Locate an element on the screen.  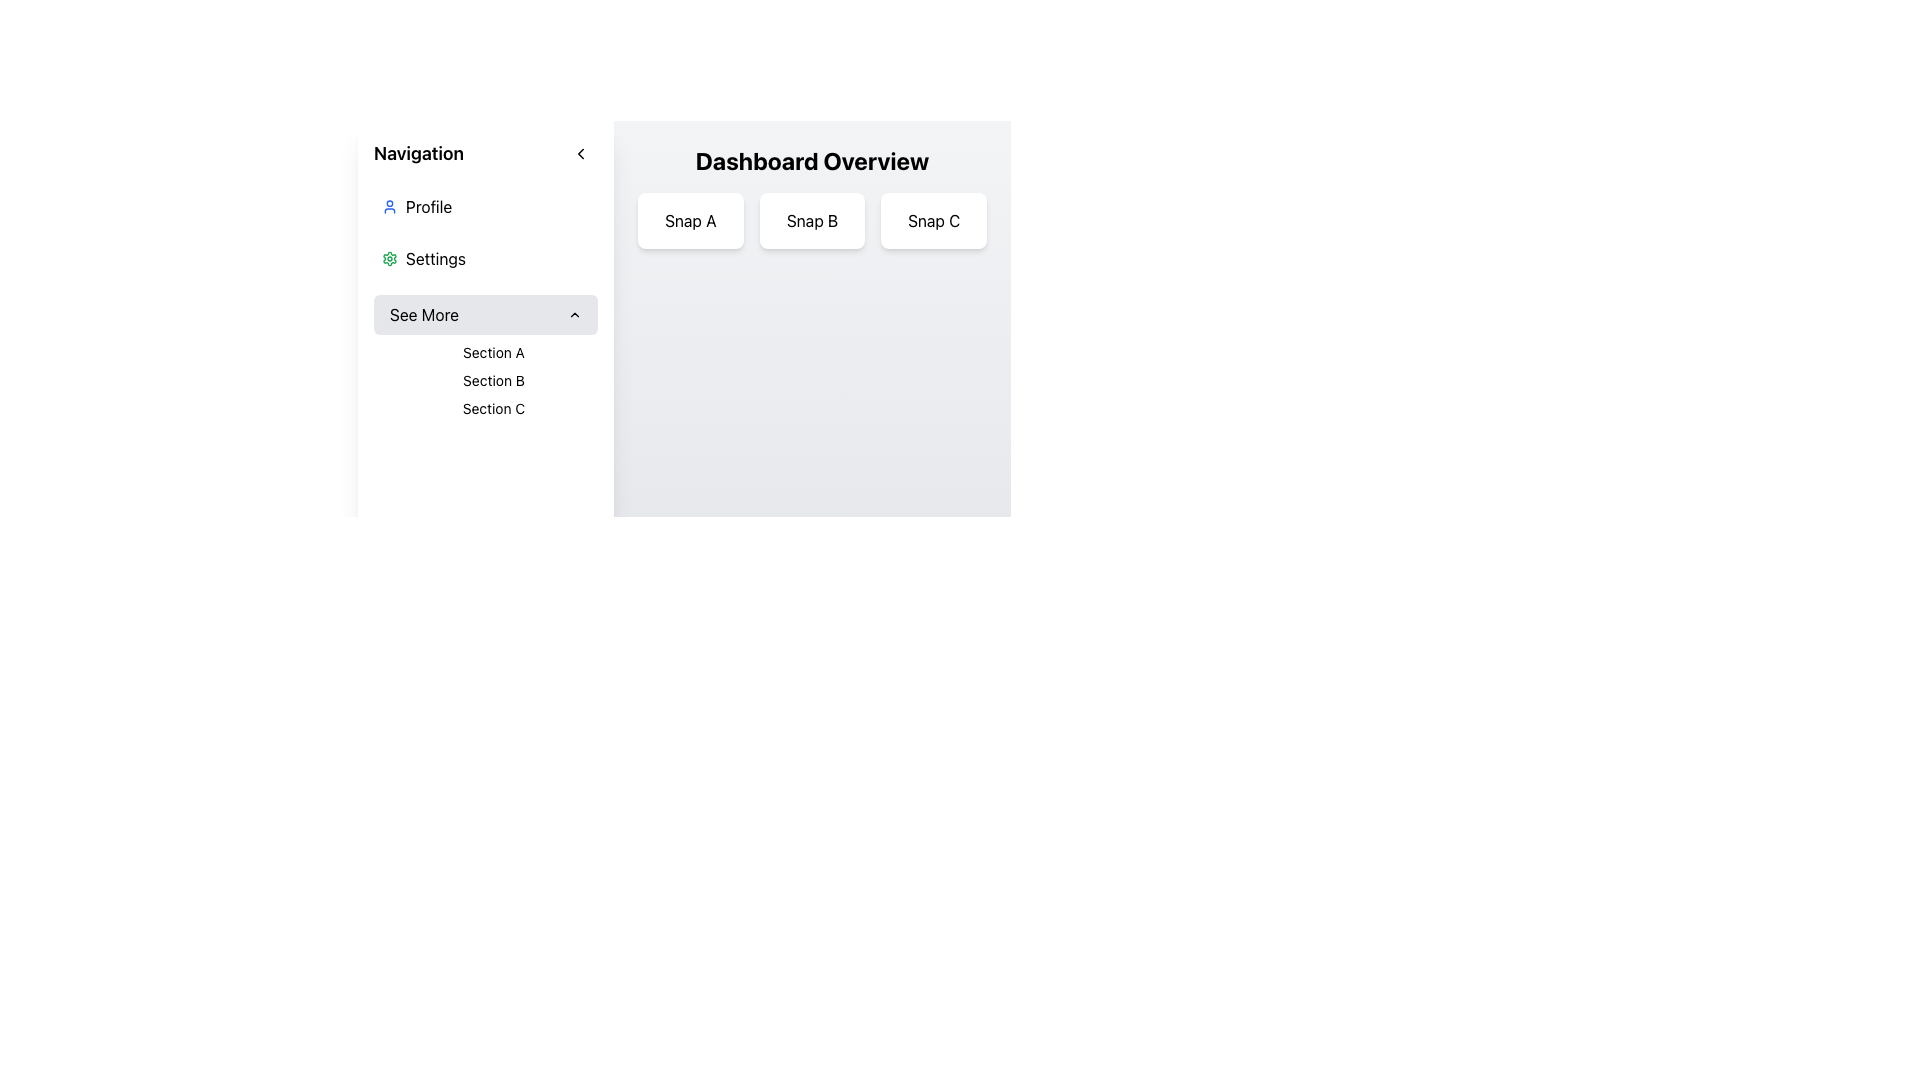
the settings icon located in the sidebar menu, which is positioned vertically under the 'Profile' icon and above the 'See More' expandable menu is located at coordinates (389, 257).